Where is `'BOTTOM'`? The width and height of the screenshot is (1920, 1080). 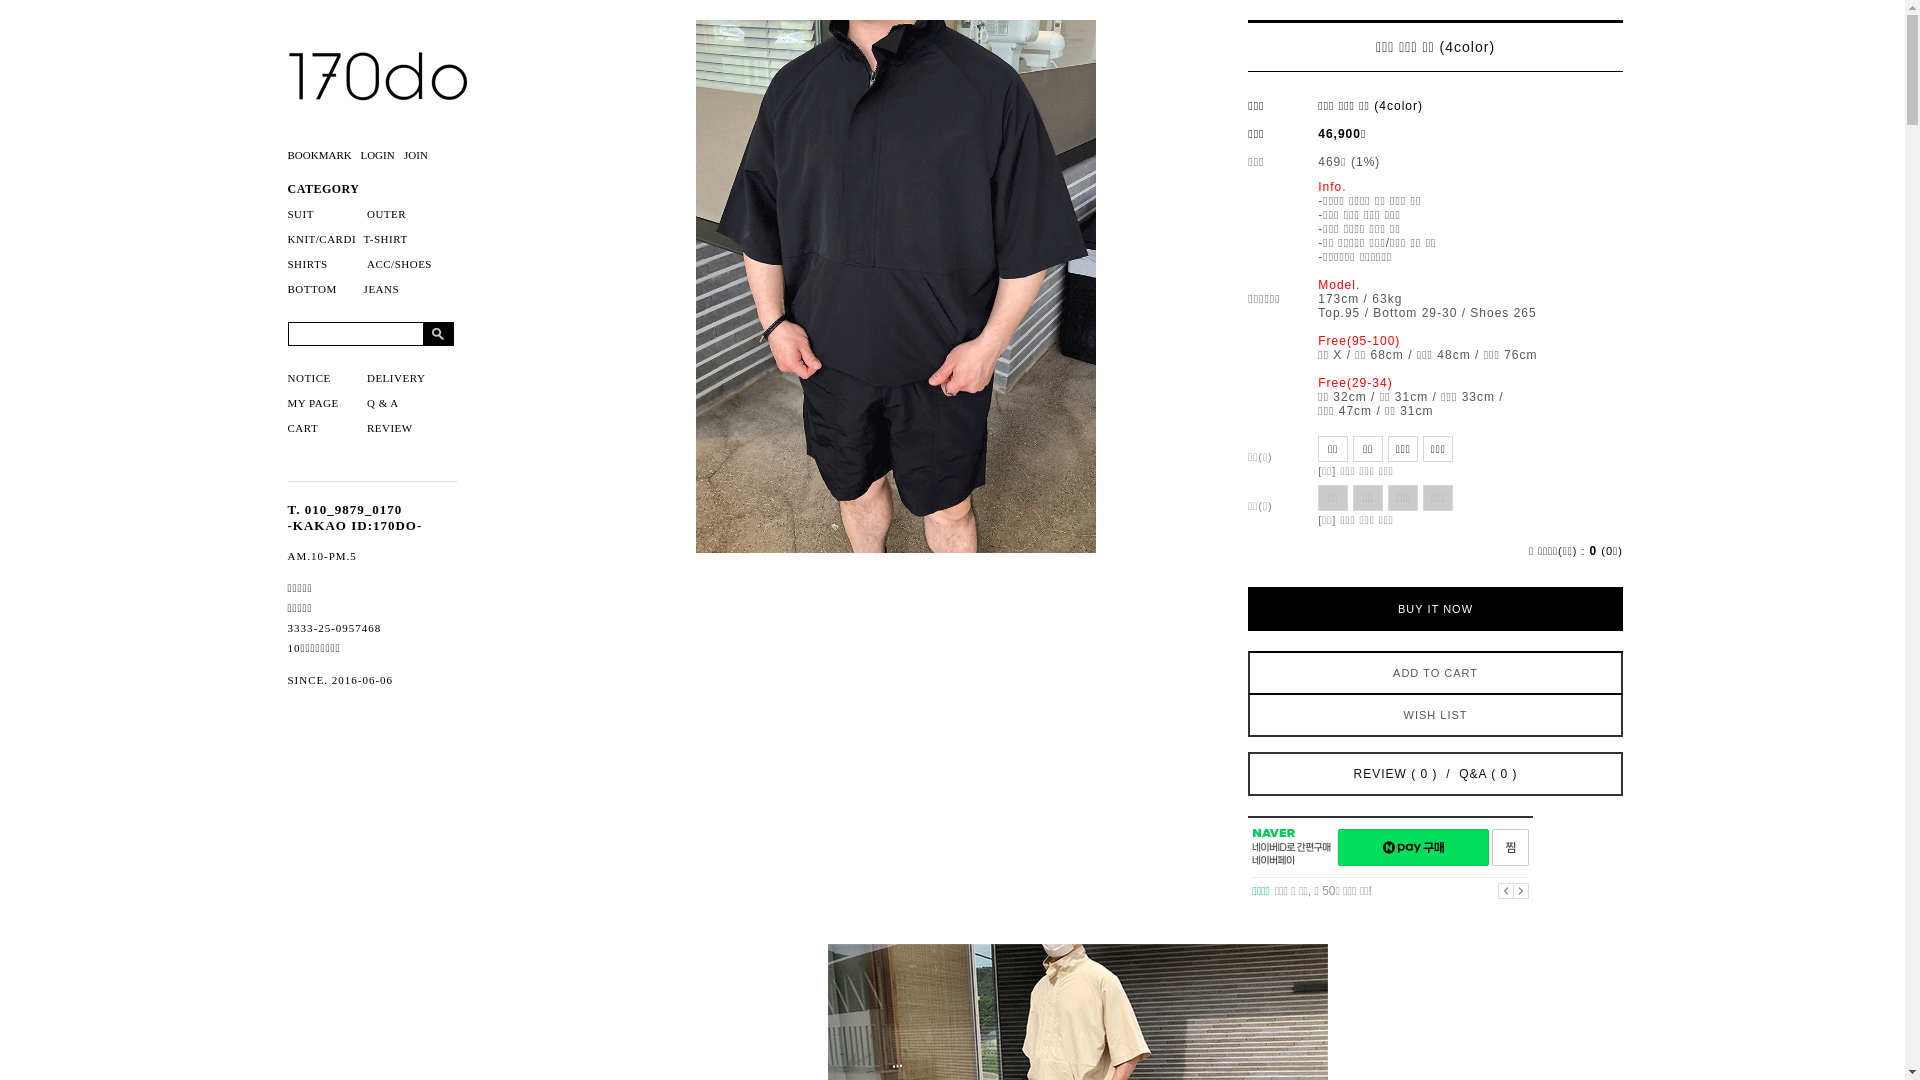 'BOTTOM' is located at coordinates (311, 289).